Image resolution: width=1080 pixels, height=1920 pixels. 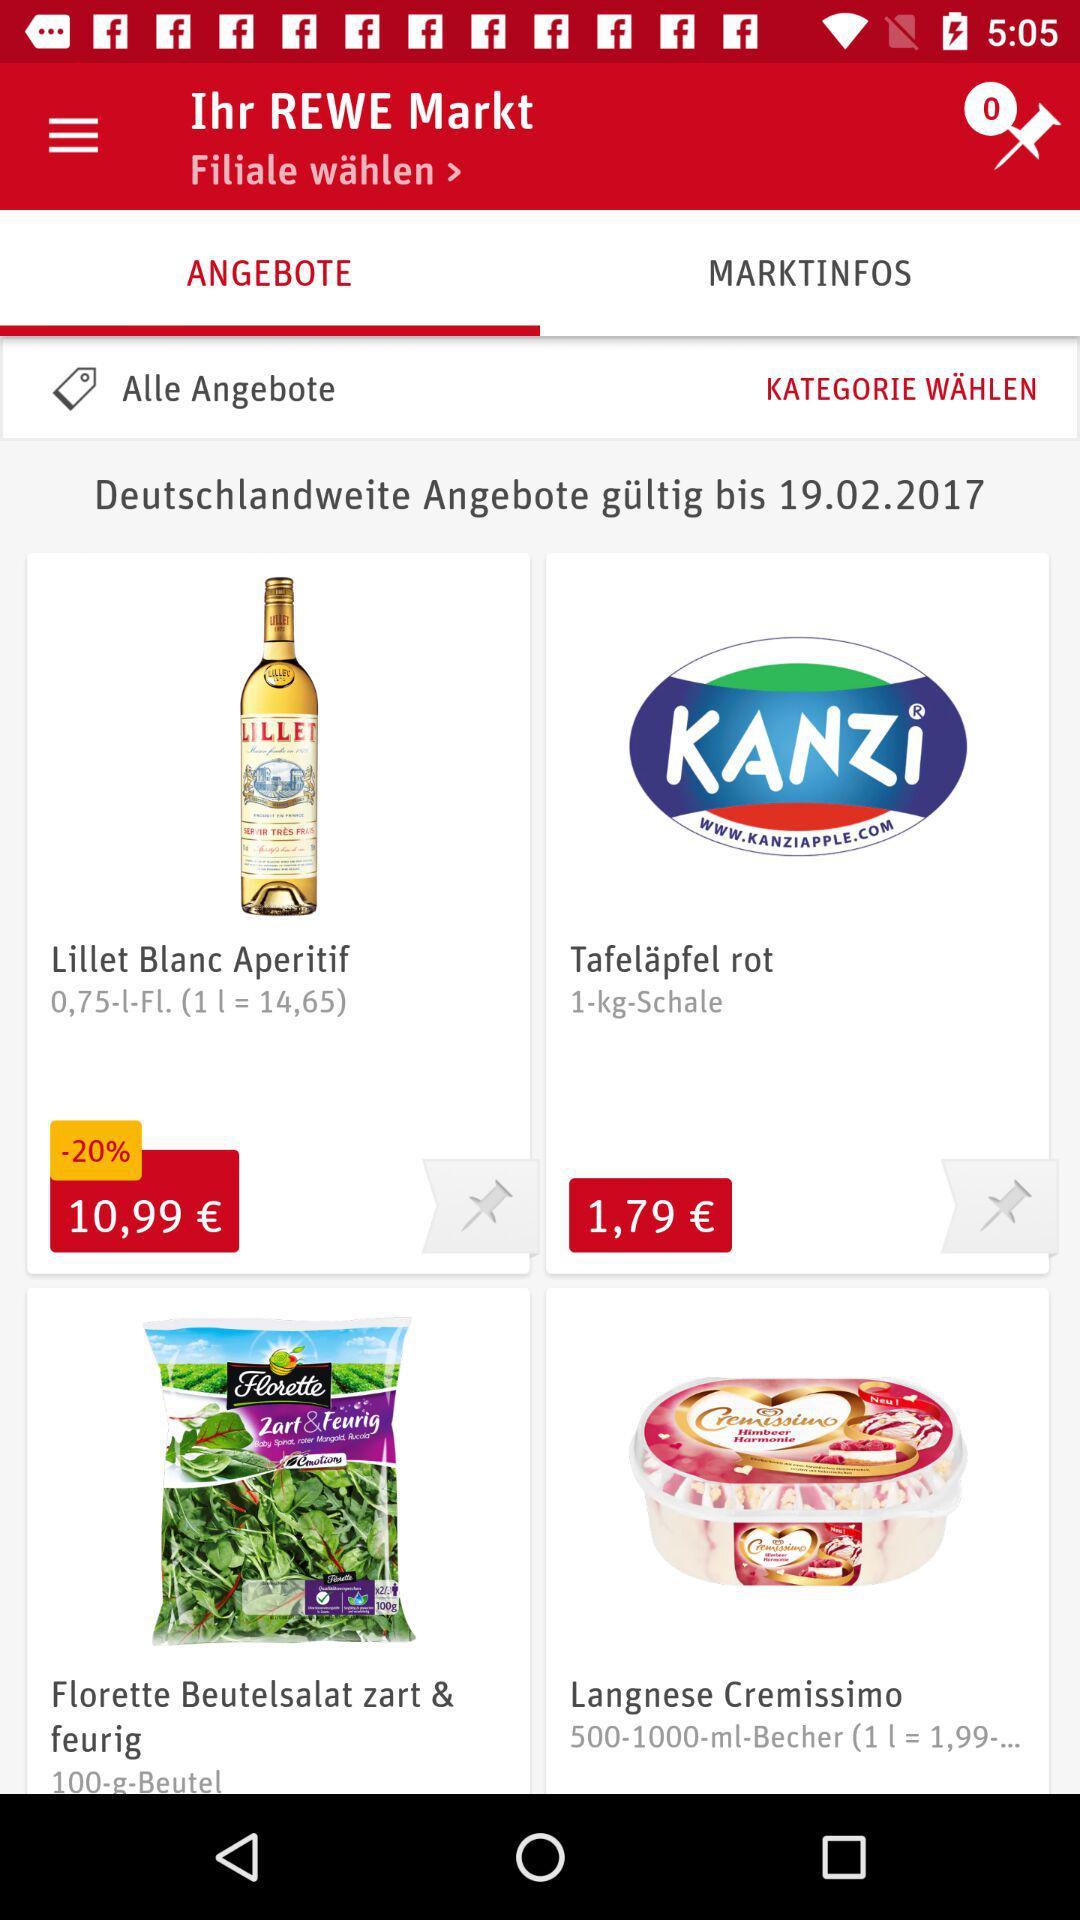 I want to click on item next to the 0, so click(x=324, y=169).